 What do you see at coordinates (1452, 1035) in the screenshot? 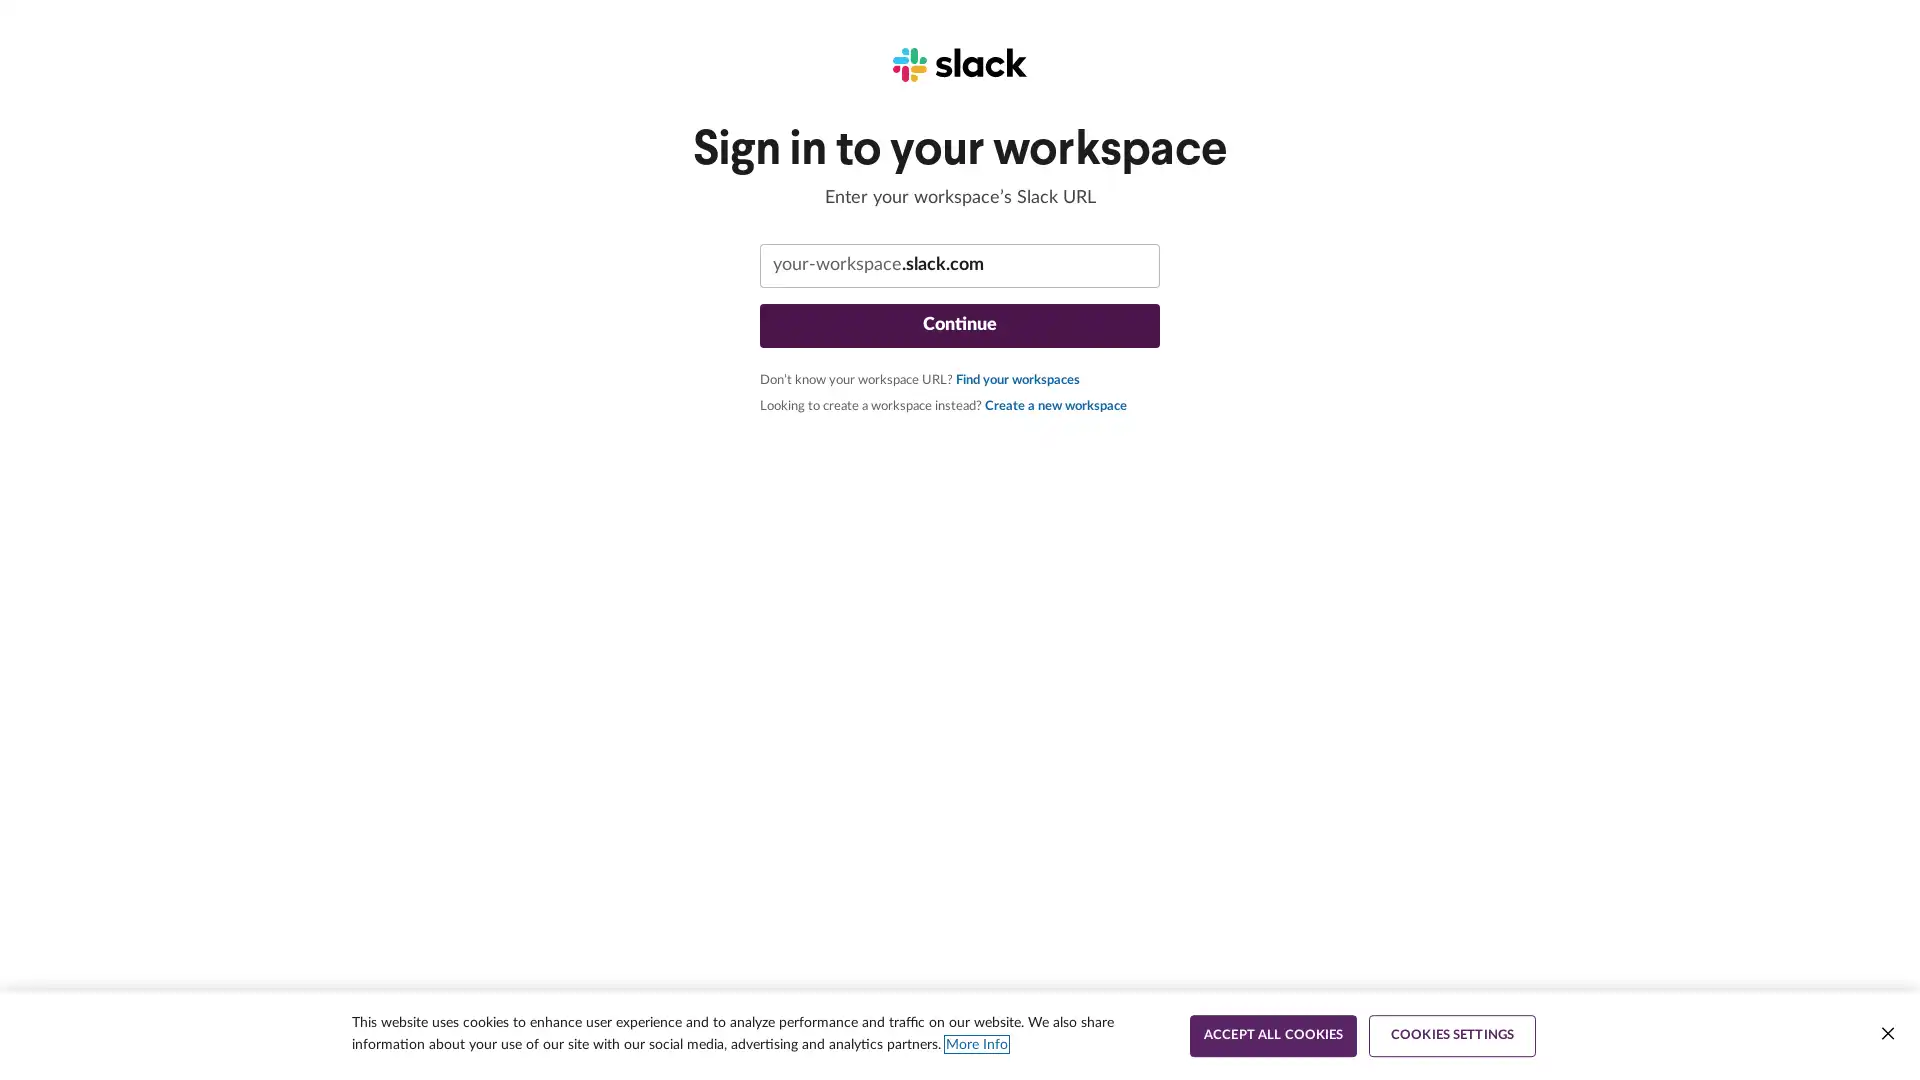
I see `COOKIES SETTINGS` at bounding box center [1452, 1035].